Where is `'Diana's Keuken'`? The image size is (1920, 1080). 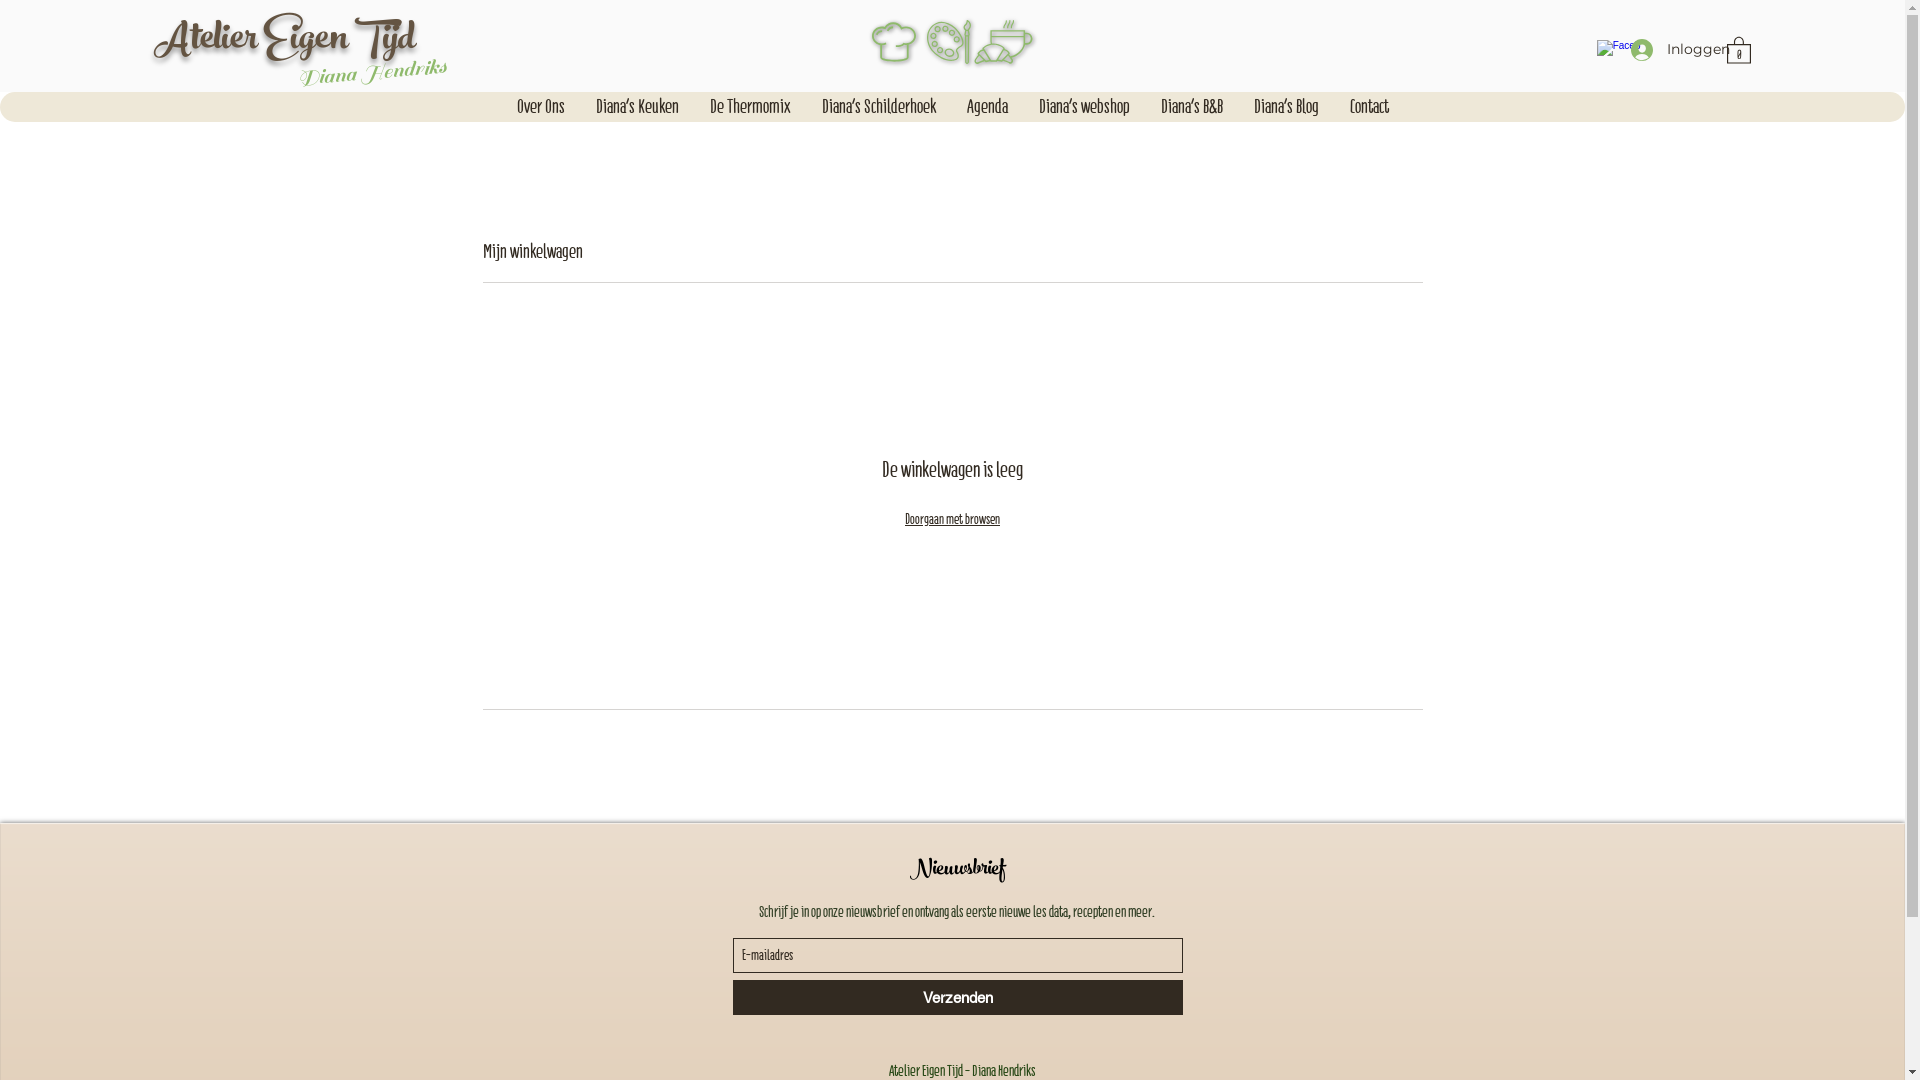
'Diana's Keuken' is located at coordinates (636, 107).